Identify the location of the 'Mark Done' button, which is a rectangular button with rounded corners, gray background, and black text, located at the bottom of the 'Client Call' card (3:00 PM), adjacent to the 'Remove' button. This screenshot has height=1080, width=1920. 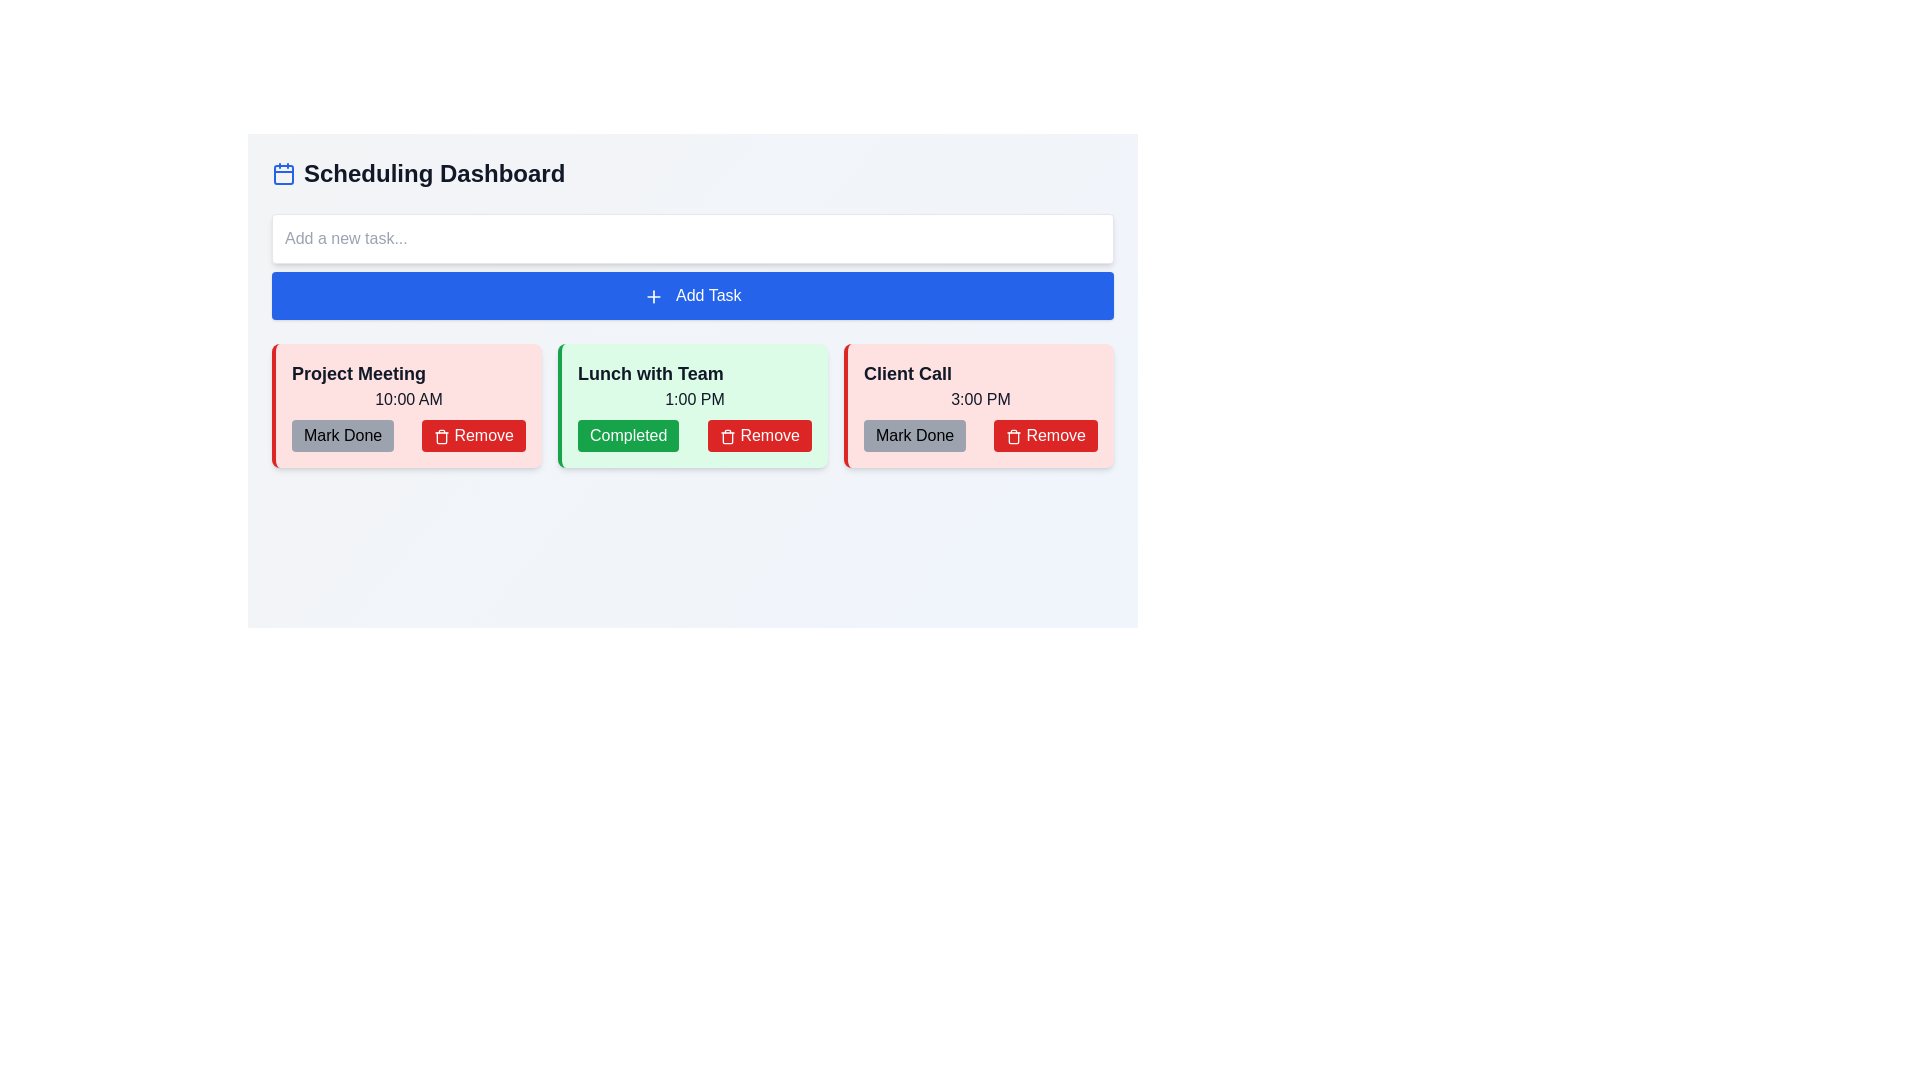
(914, 434).